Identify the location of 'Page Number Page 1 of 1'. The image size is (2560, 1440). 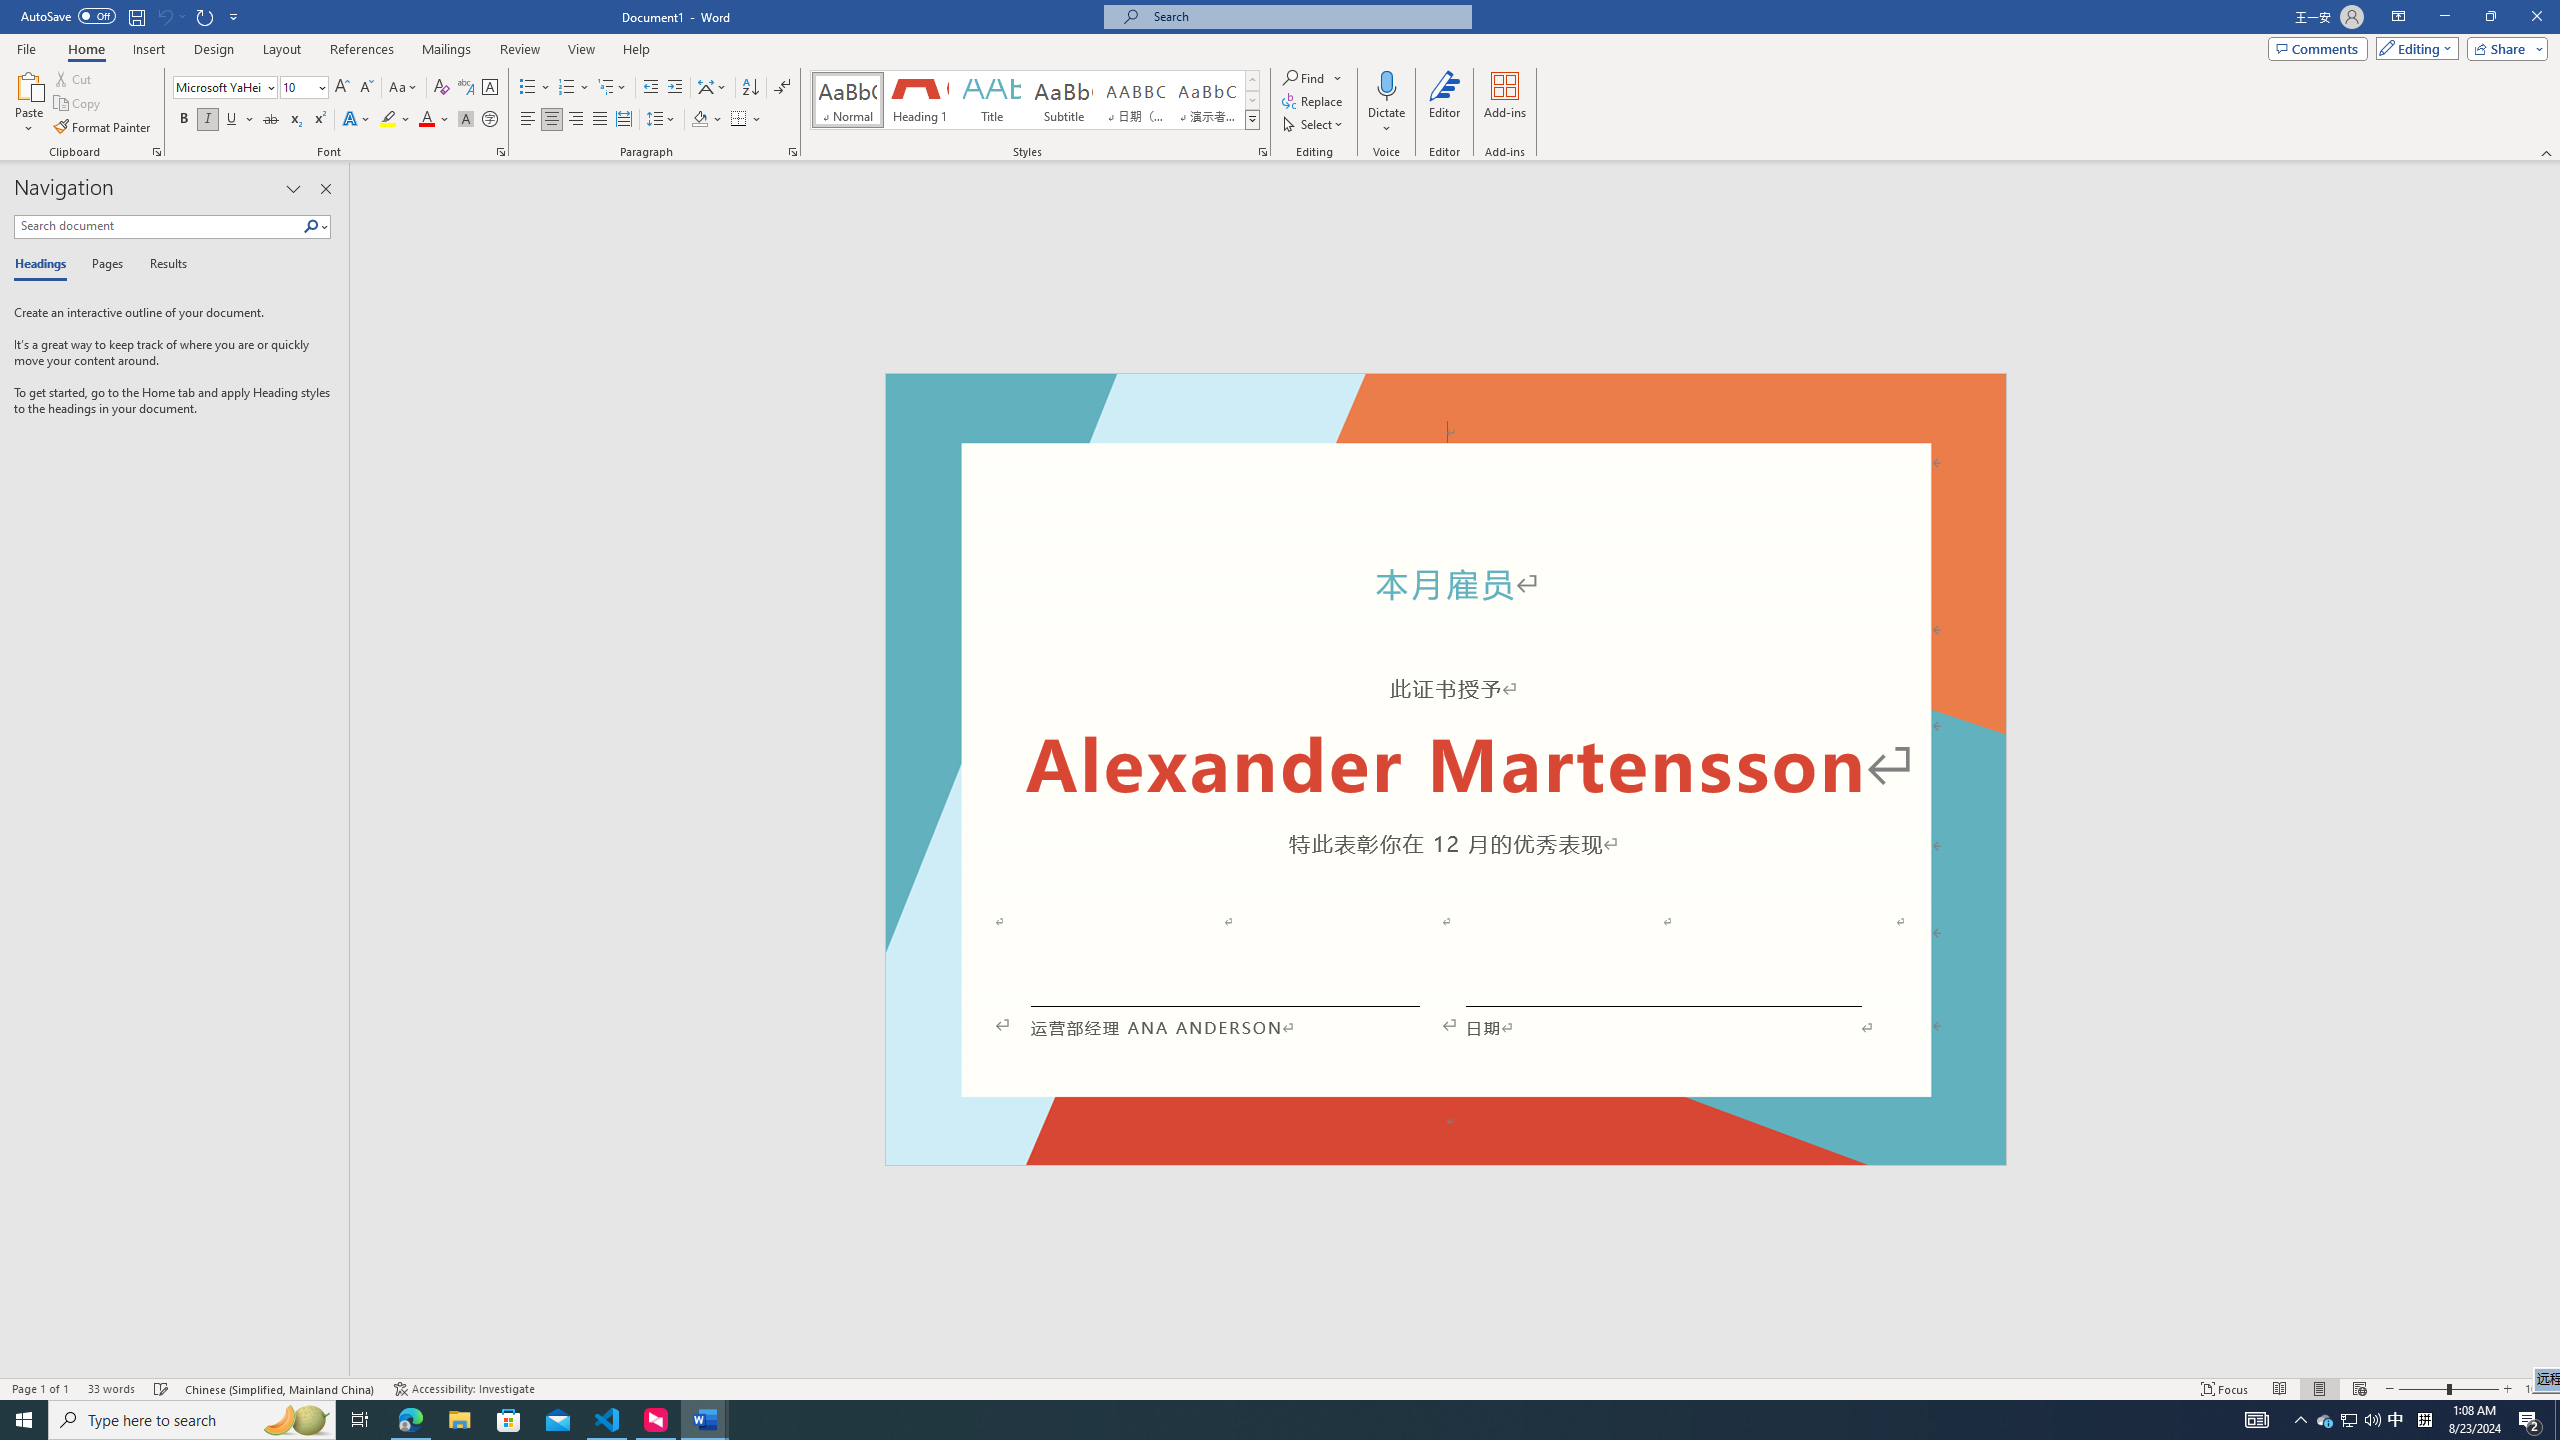
(40, 1389).